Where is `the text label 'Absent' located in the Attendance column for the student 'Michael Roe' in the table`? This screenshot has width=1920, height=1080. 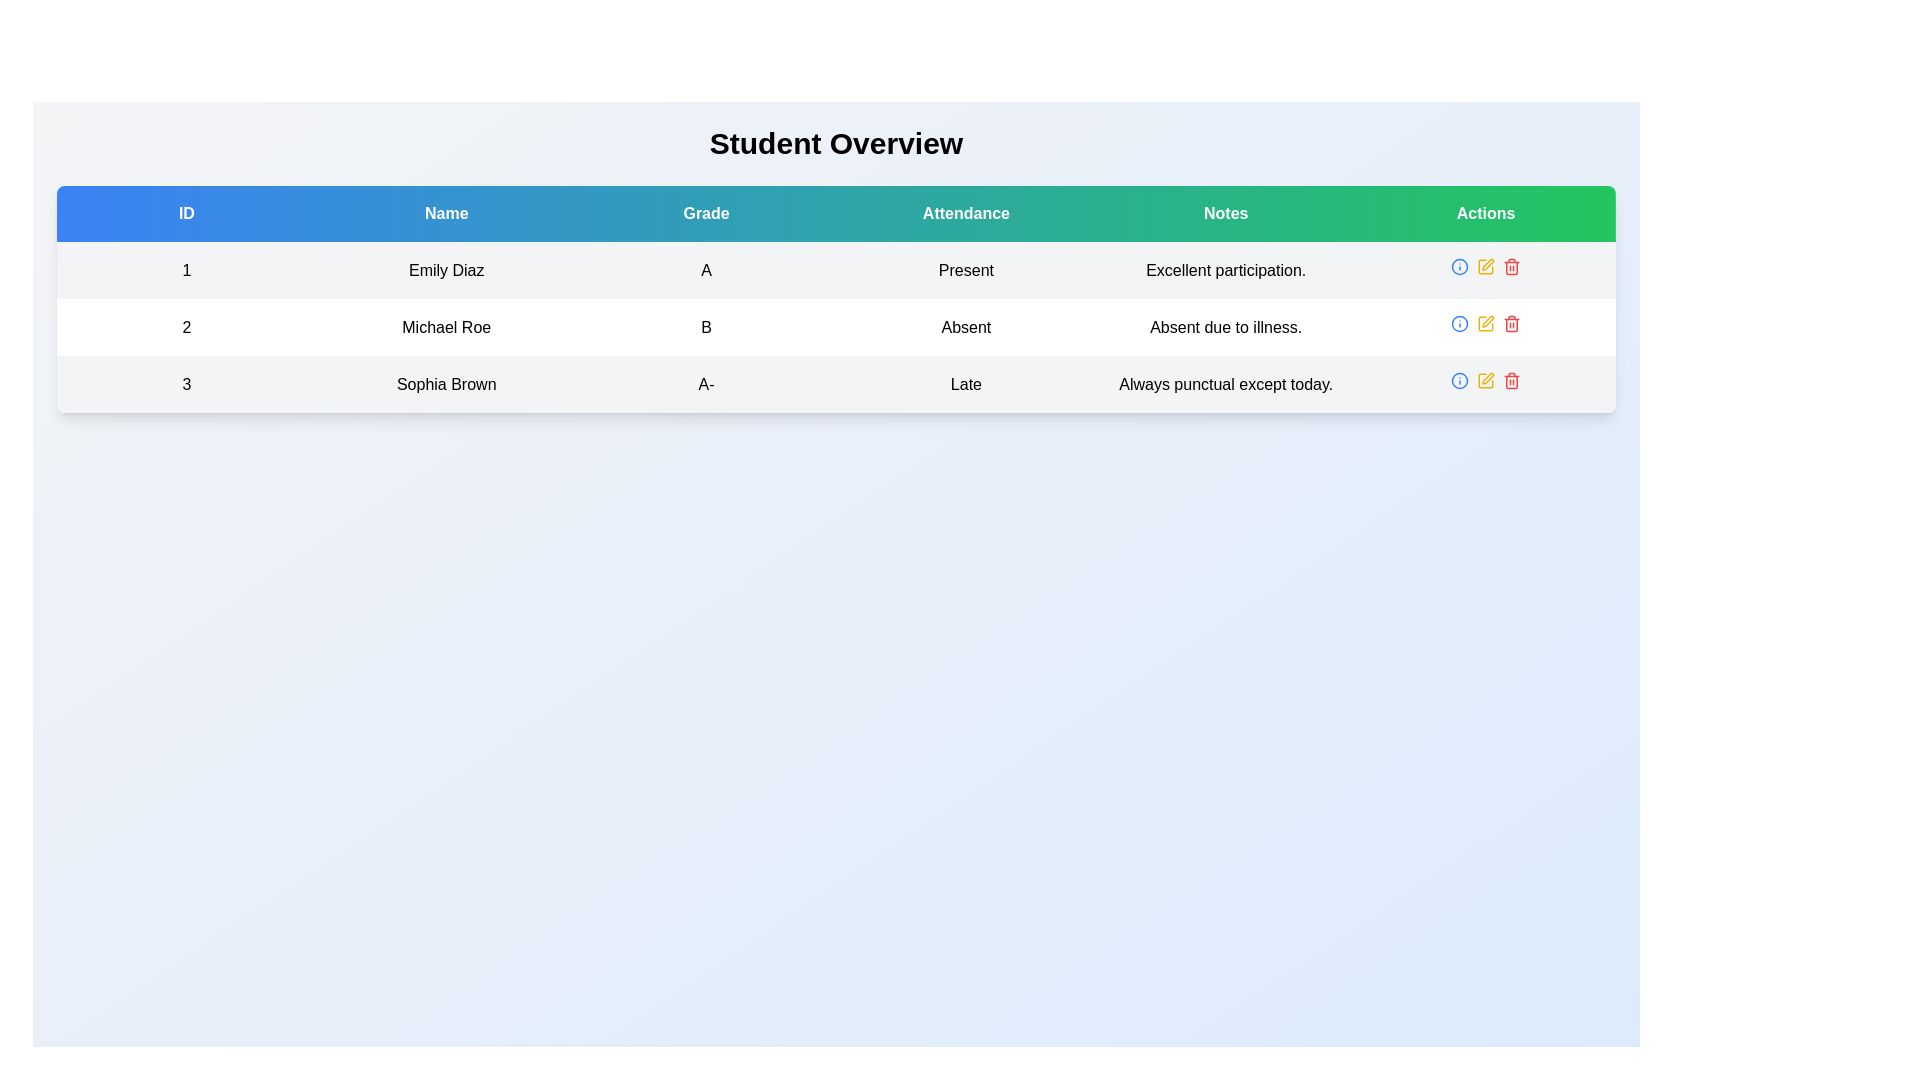
the text label 'Absent' located in the Attendance column for the student 'Michael Roe' in the table is located at coordinates (966, 326).